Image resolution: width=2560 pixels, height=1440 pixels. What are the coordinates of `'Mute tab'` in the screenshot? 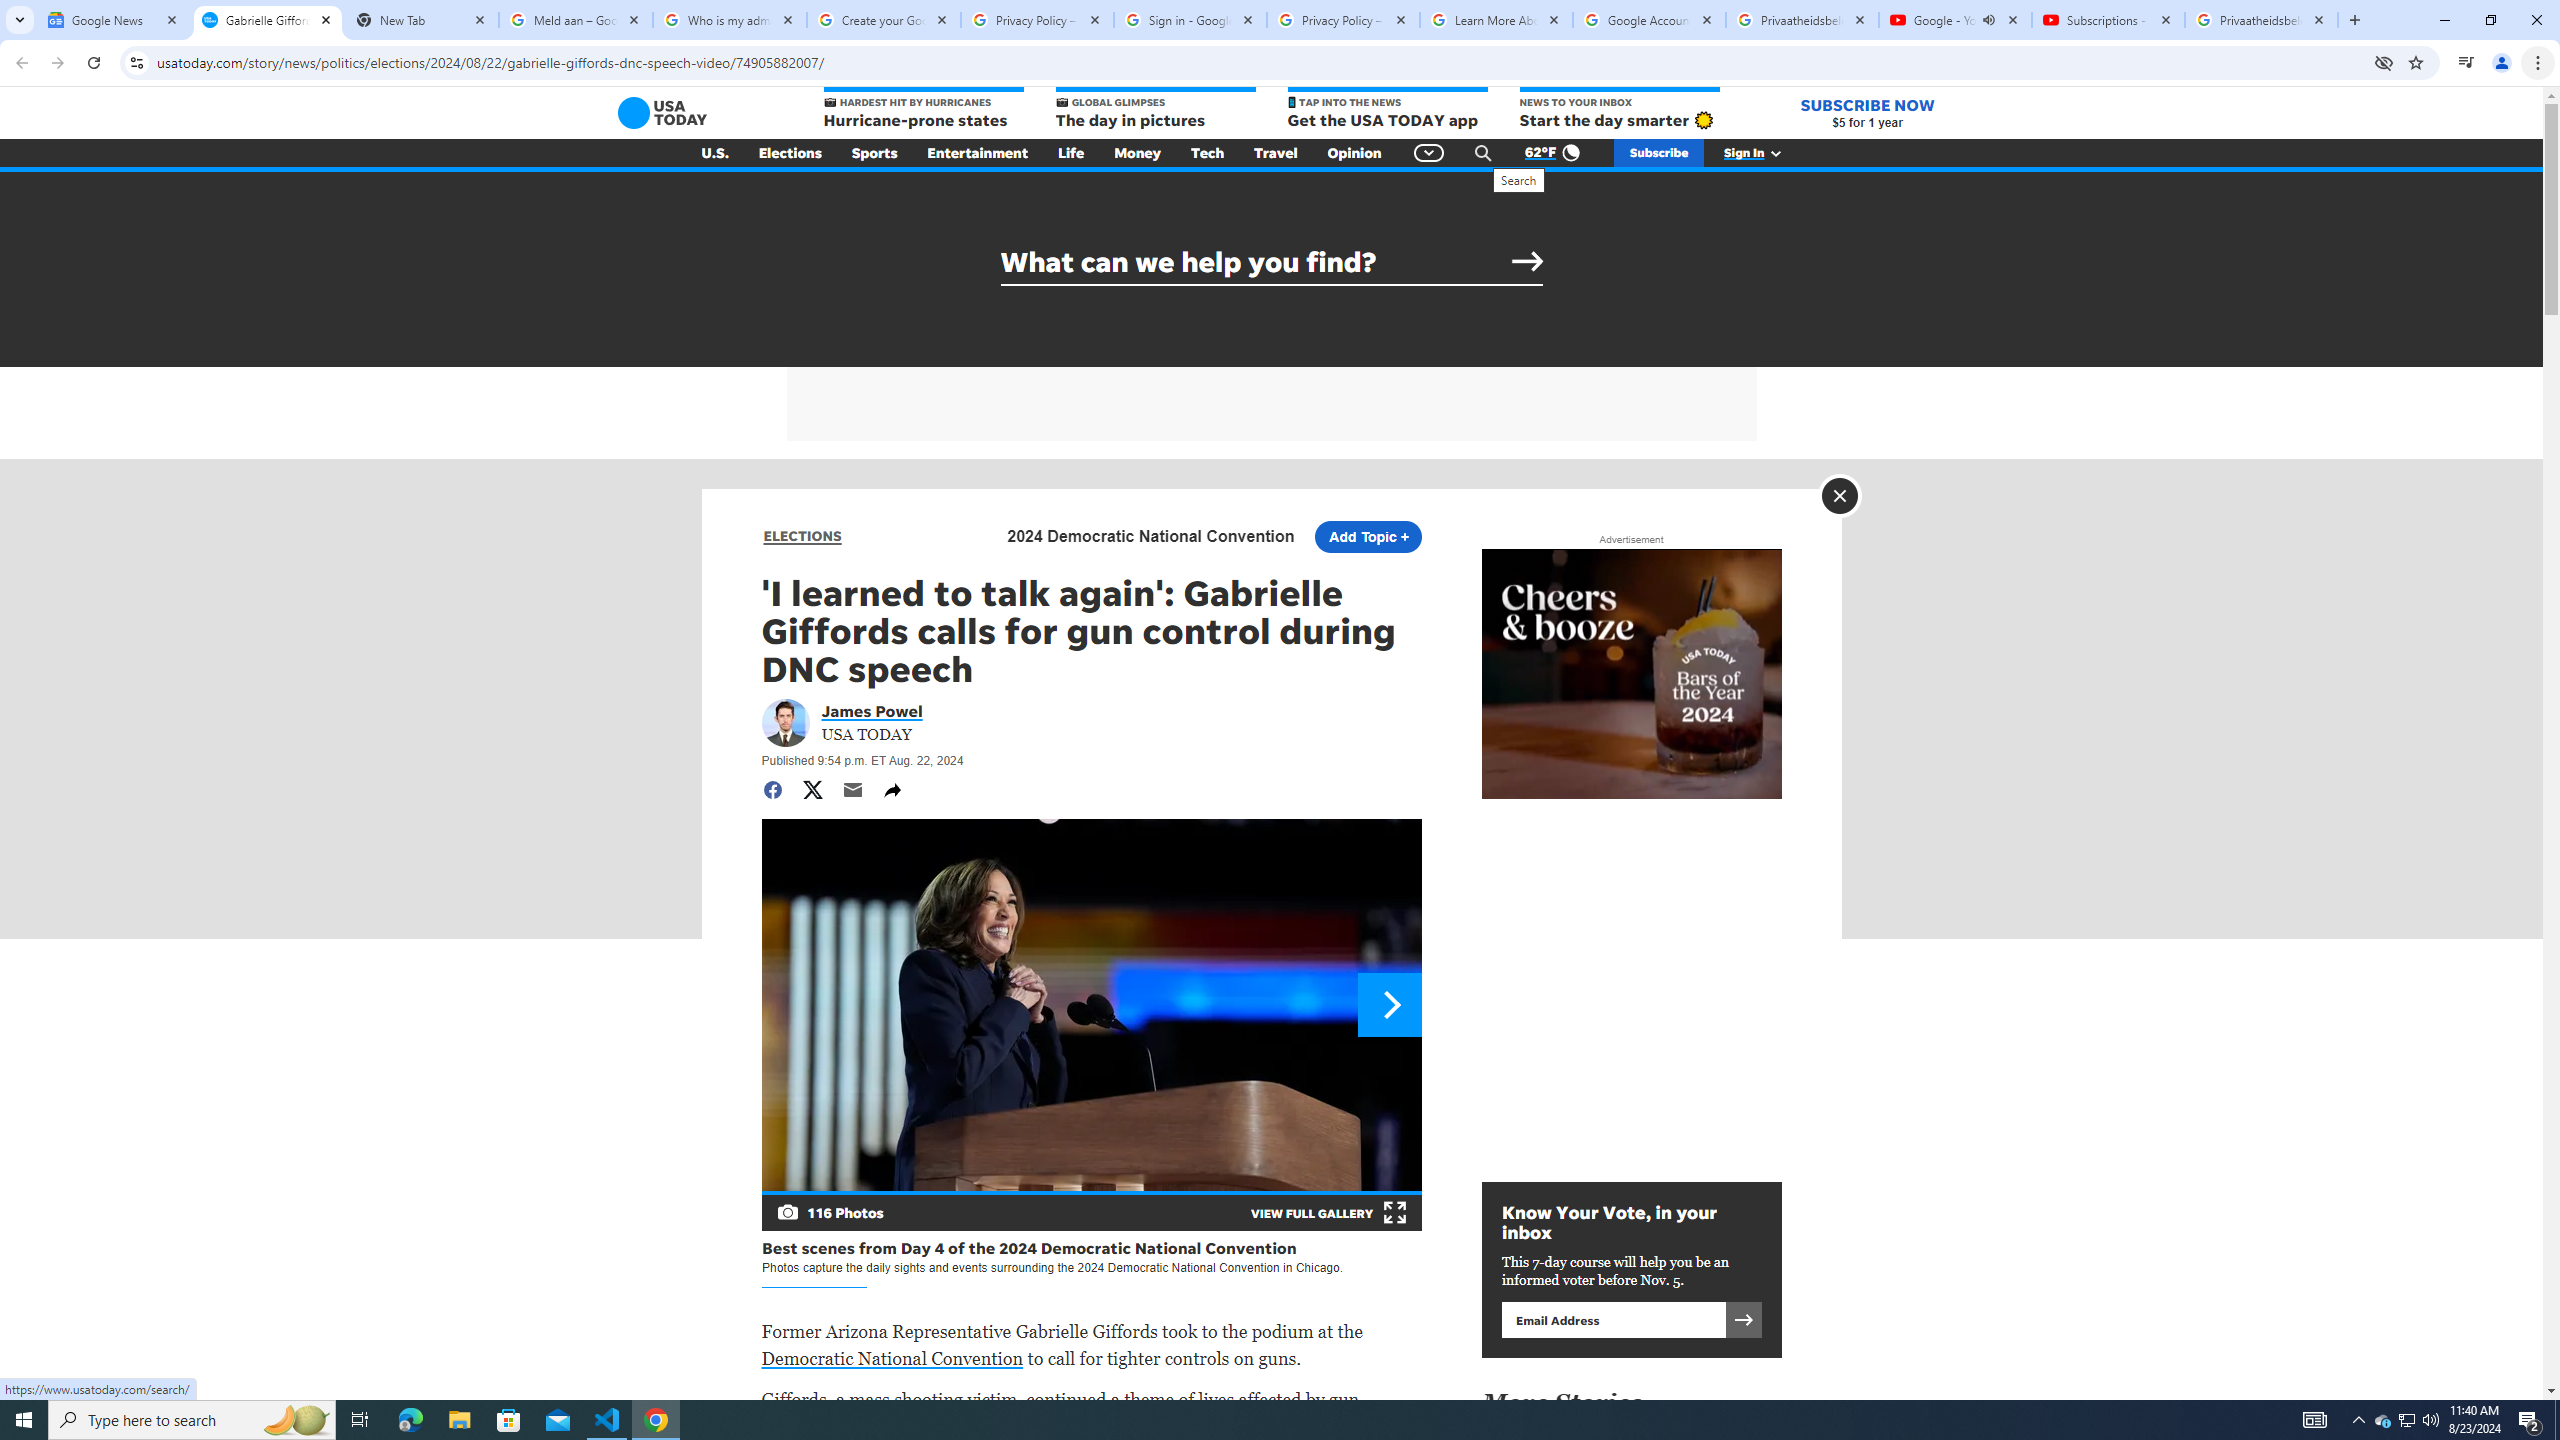 It's located at (1989, 19).